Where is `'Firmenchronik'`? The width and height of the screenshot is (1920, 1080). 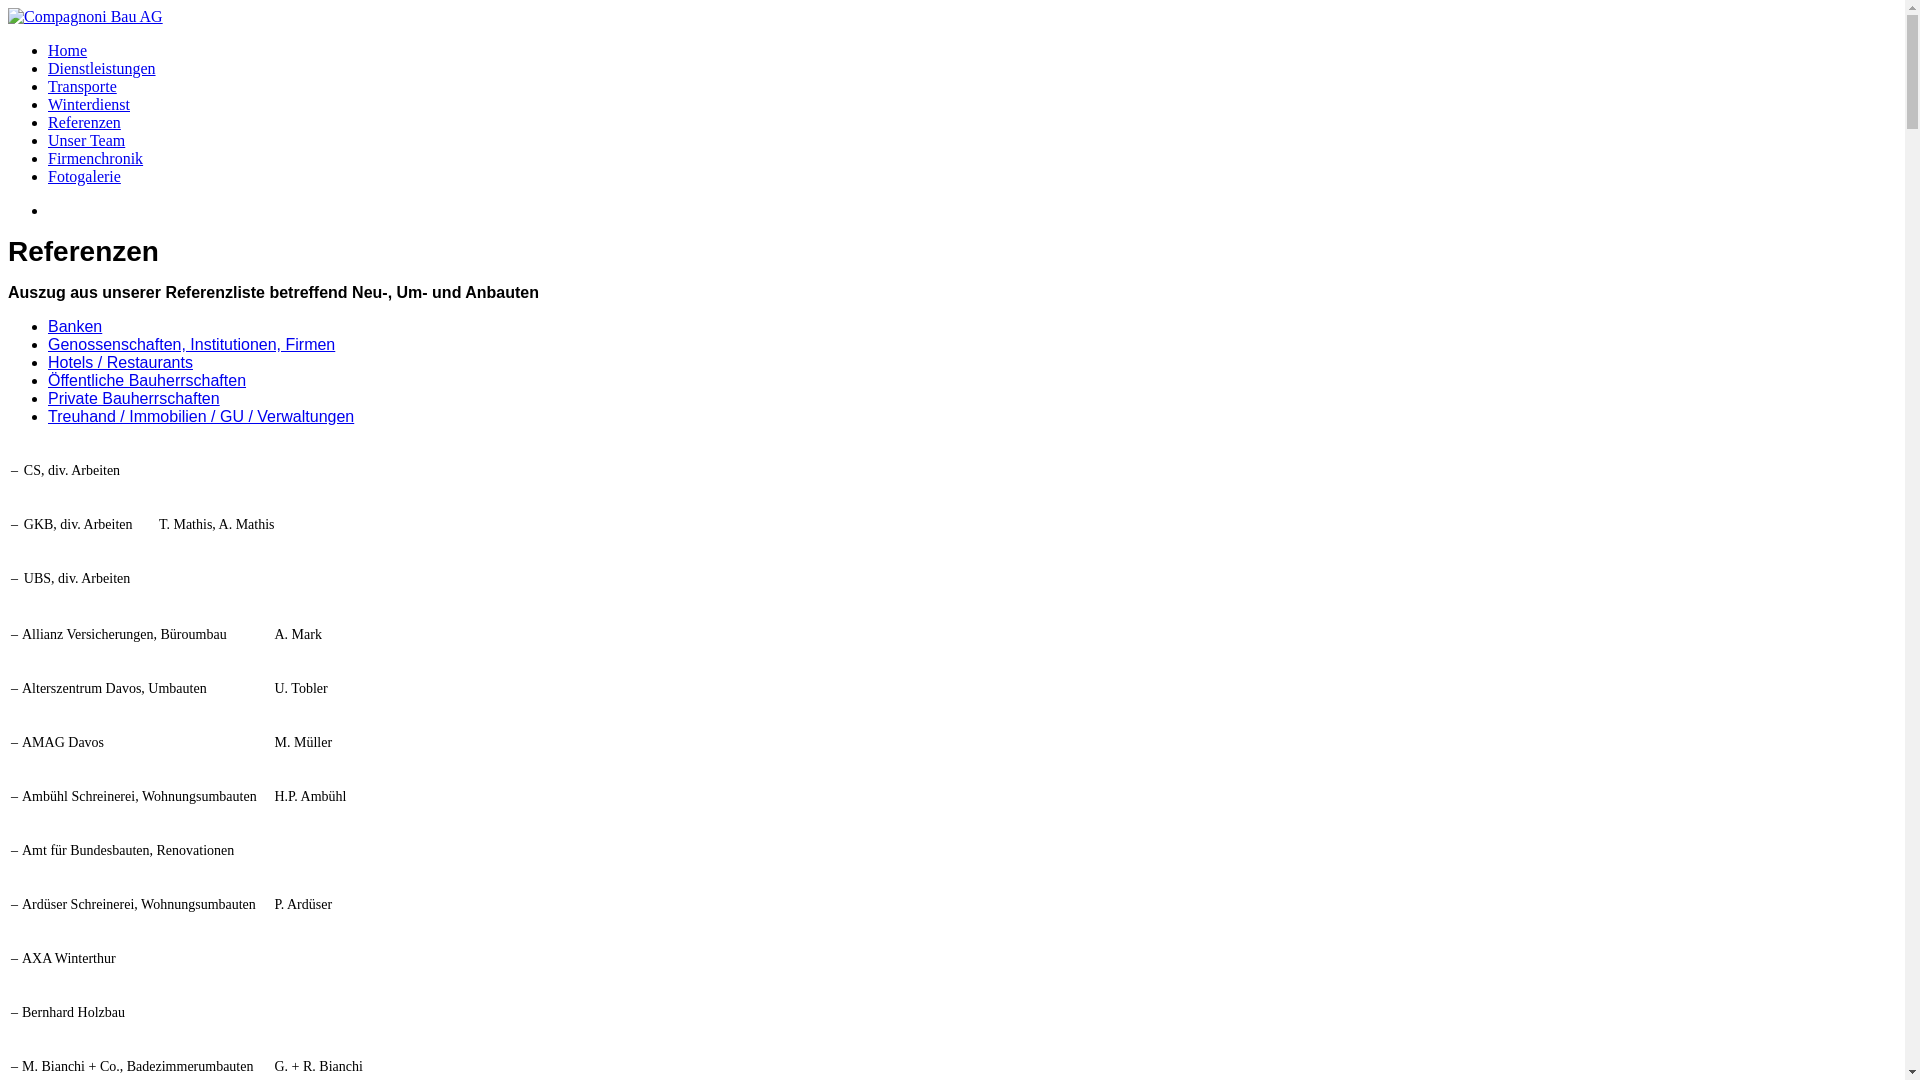
'Firmenchronik' is located at coordinates (94, 157).